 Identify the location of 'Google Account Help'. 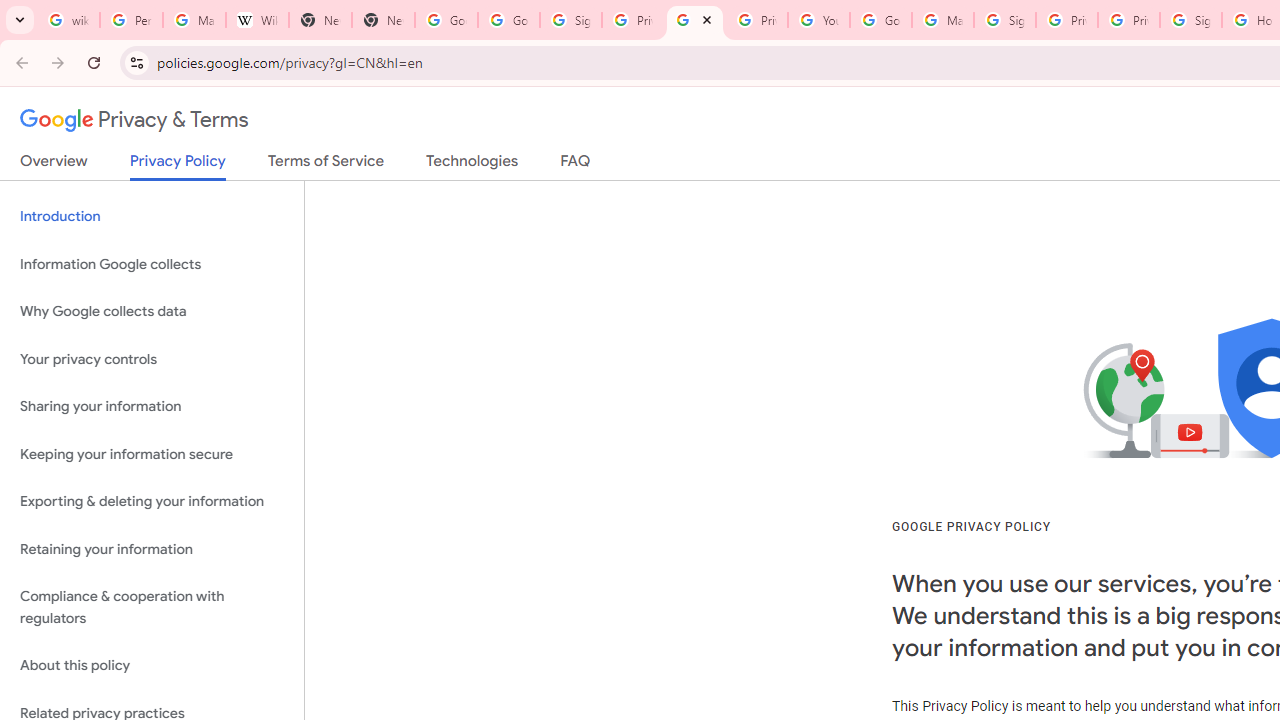
(880, 20).